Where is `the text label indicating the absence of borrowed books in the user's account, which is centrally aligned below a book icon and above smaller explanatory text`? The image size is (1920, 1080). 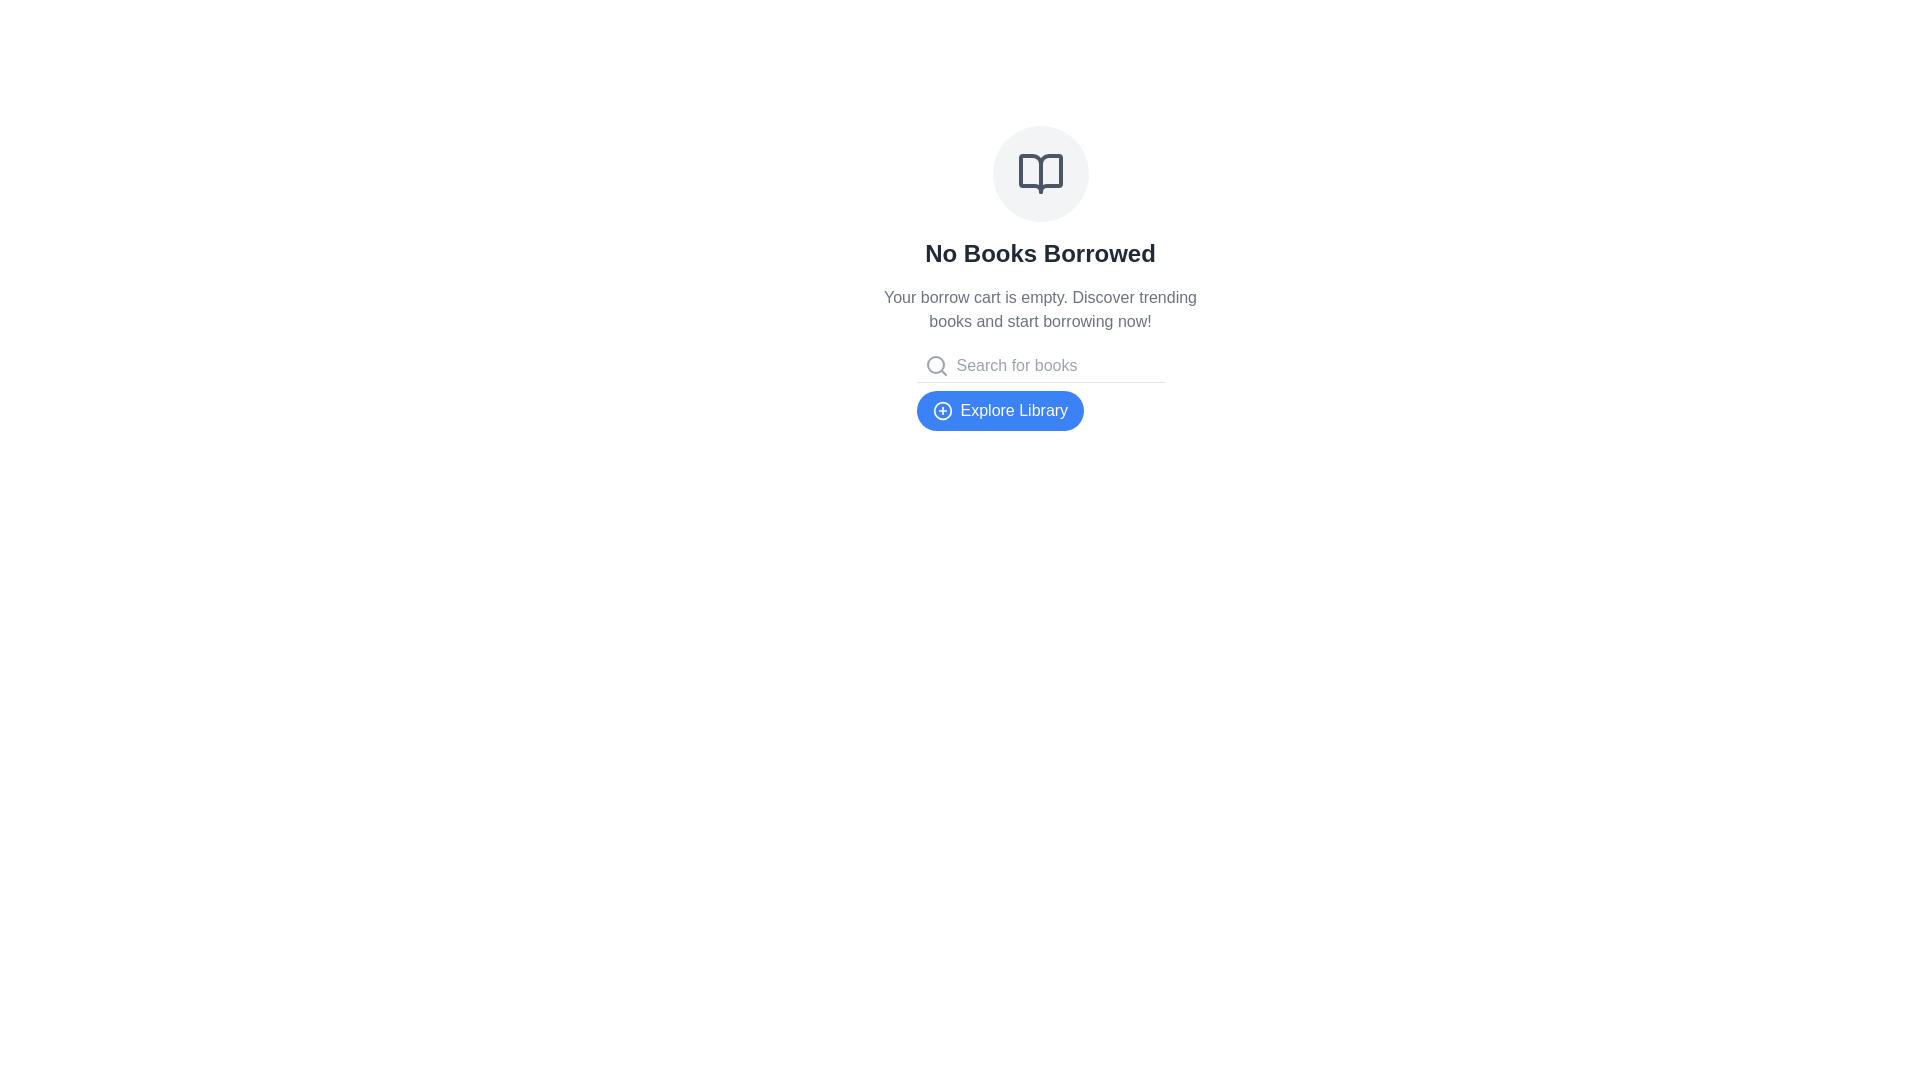
the text label indicating the absence of borrowed books in the user's account, which is centrally aligned below a book icon and above smaller explanatory text is located at coordinates (1040, 253).